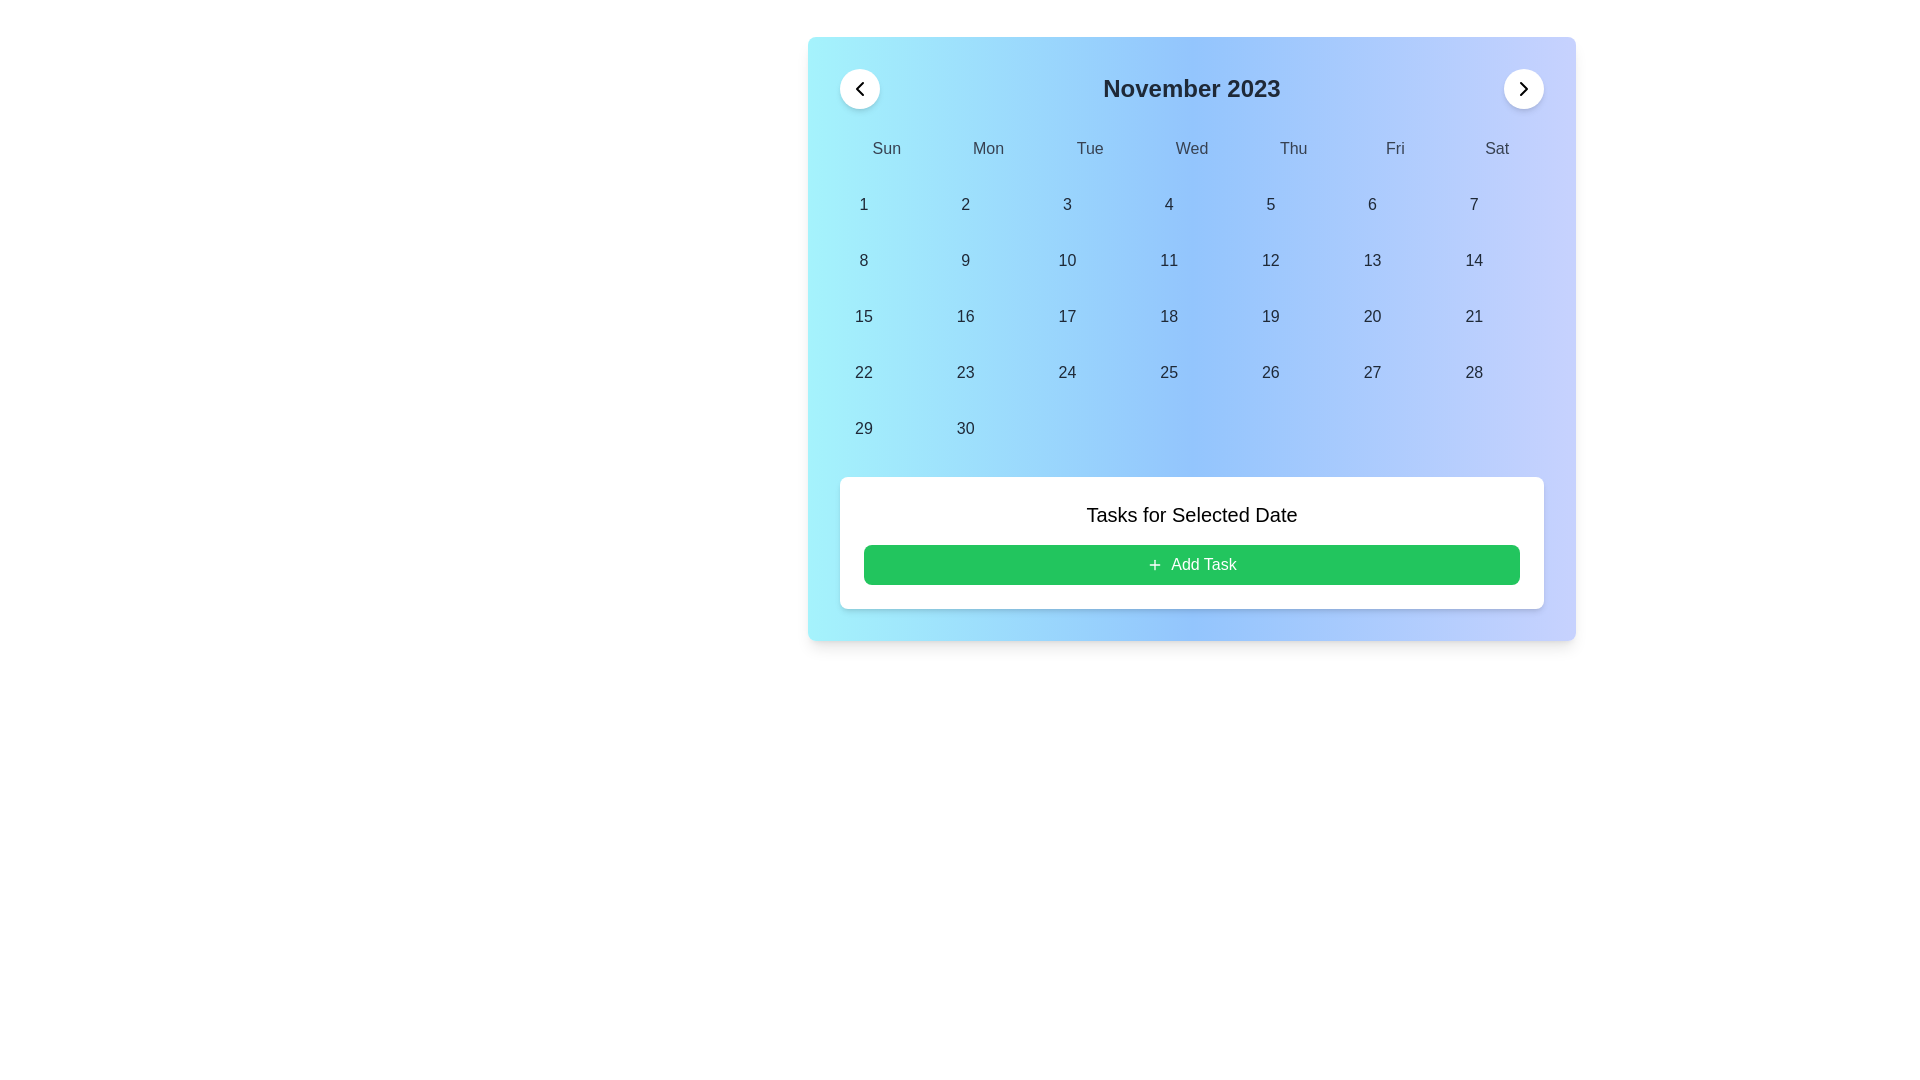  Describe the element at coordinates (864, 204) in the screenshot. I see `the button representing November 1st, 2023, located under the label 'Sun' and above the numeral '8' in the calendar interface` at that location.